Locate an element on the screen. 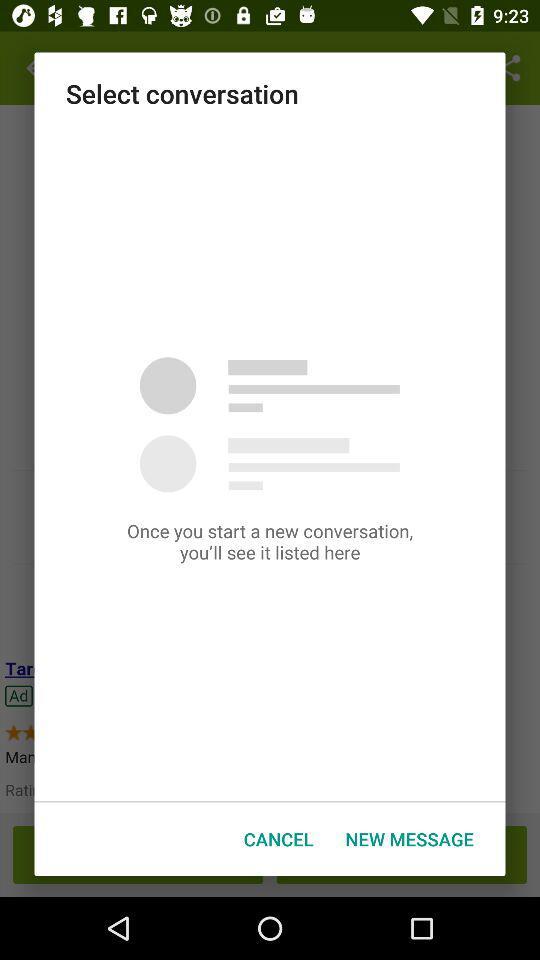 This screenshot has width=540, height=960. cancel icon is located at coordinates (277, 839).